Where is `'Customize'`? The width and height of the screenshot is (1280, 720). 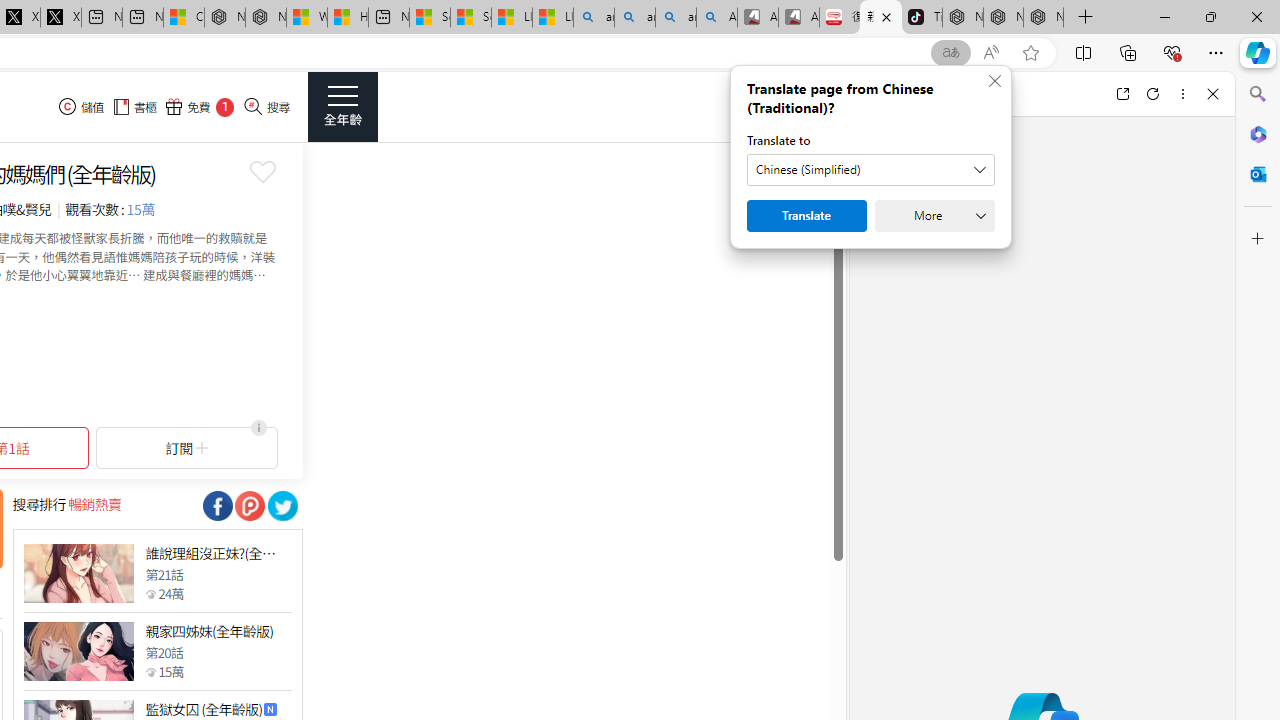 'Customize' is located at coordinates (1257, 238).